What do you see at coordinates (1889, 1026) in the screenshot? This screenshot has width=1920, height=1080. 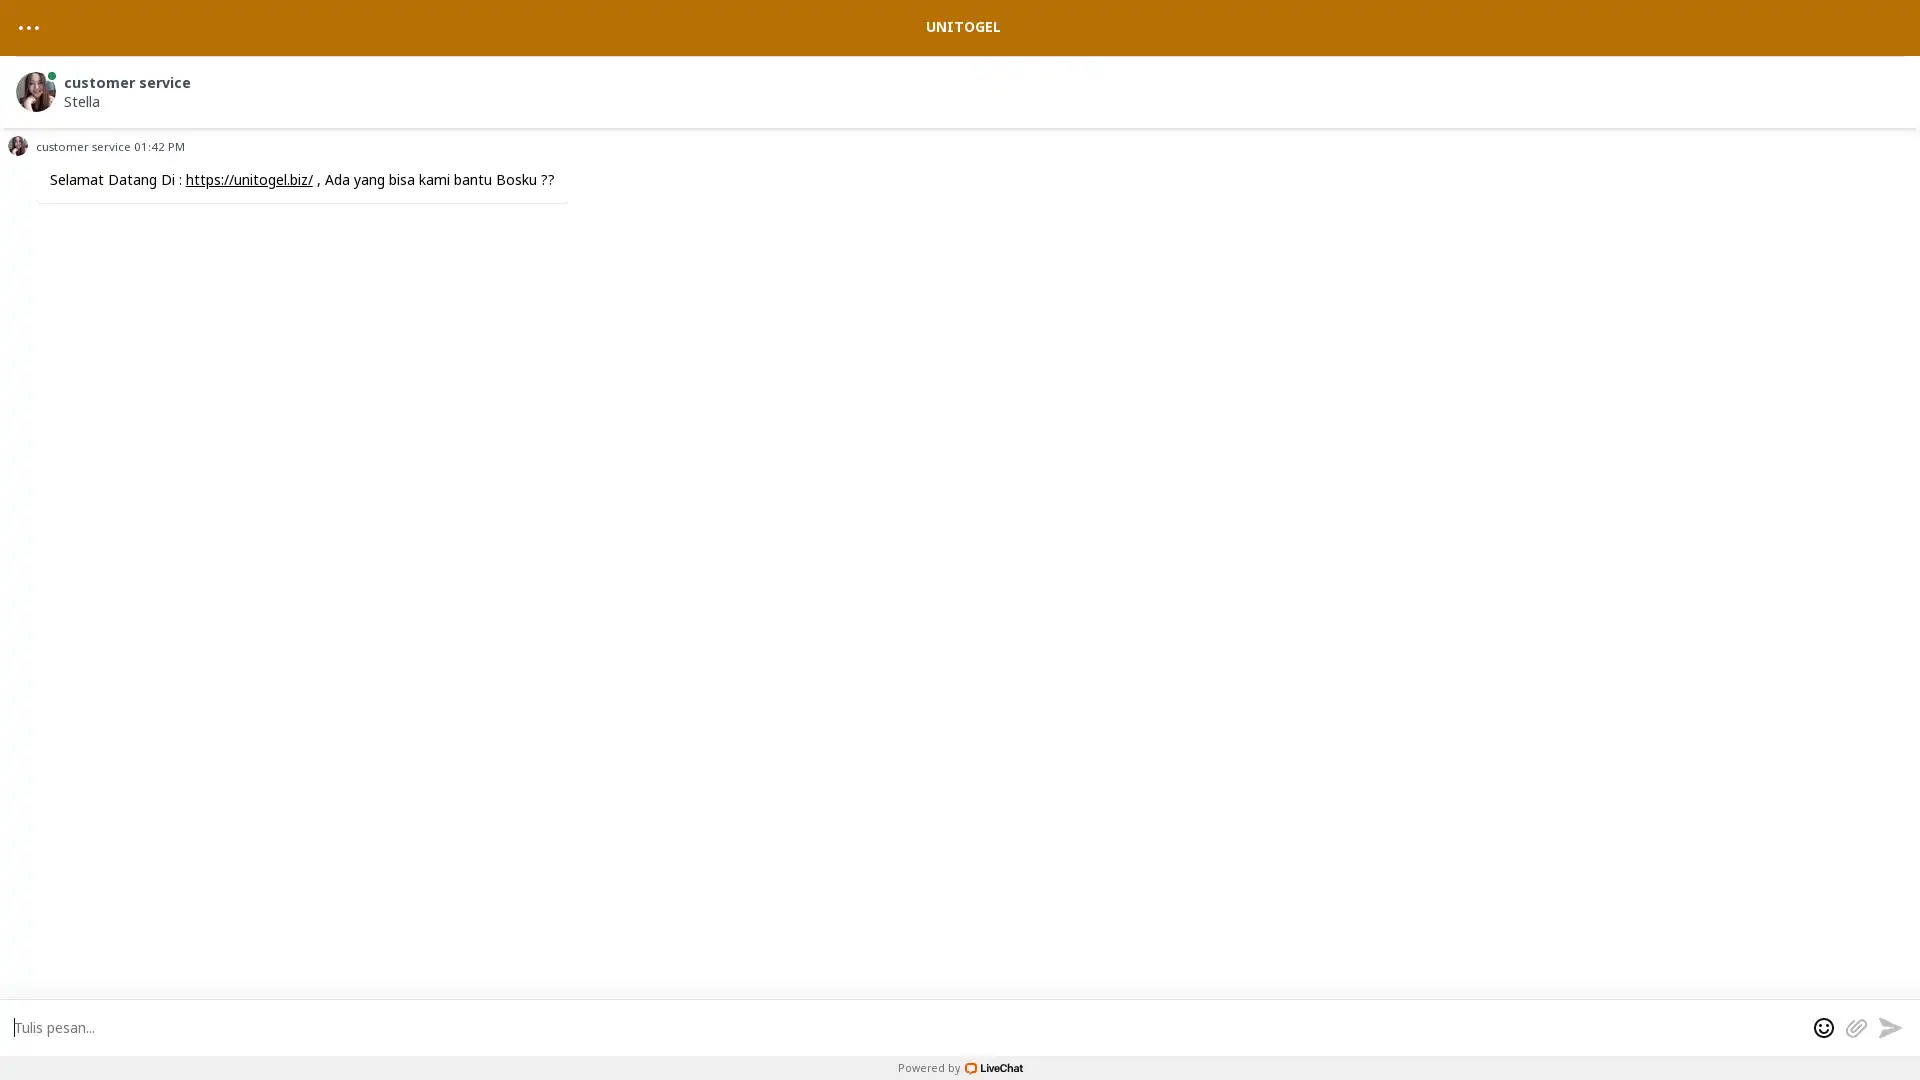 I see `Send a message` at bounding box center [1889, 1026].